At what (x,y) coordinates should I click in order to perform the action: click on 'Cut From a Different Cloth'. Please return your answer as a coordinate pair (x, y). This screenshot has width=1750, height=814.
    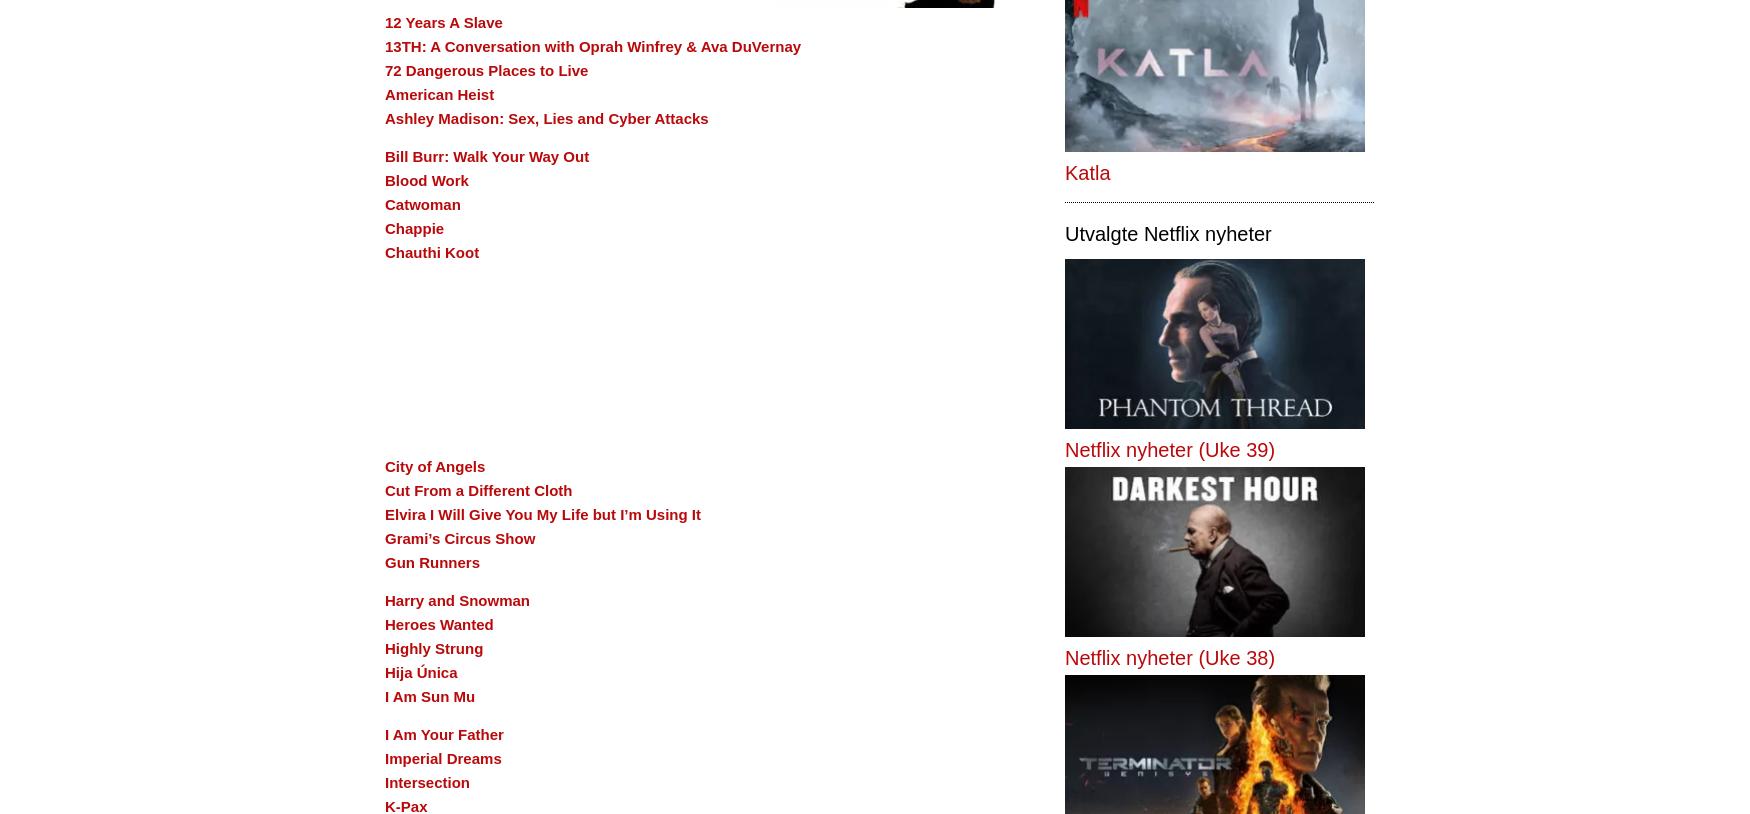
    Looking at the image, I should click on (384, 489).